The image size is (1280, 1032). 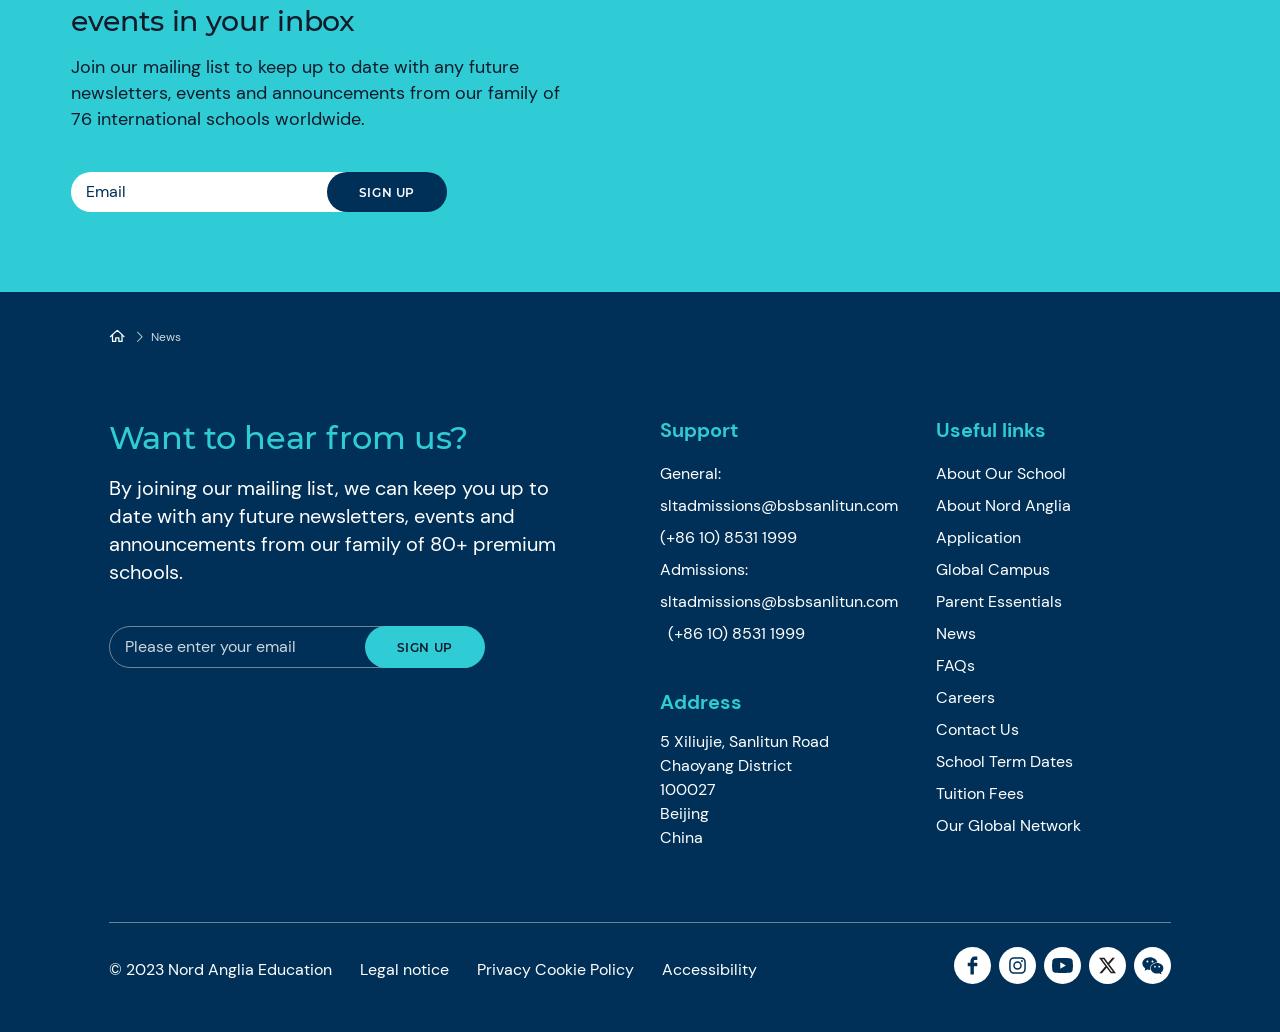 What do you see at coordinates (934, 429) in the screenshot?
I see `'Useful links'` at bounding box center [934, 429].